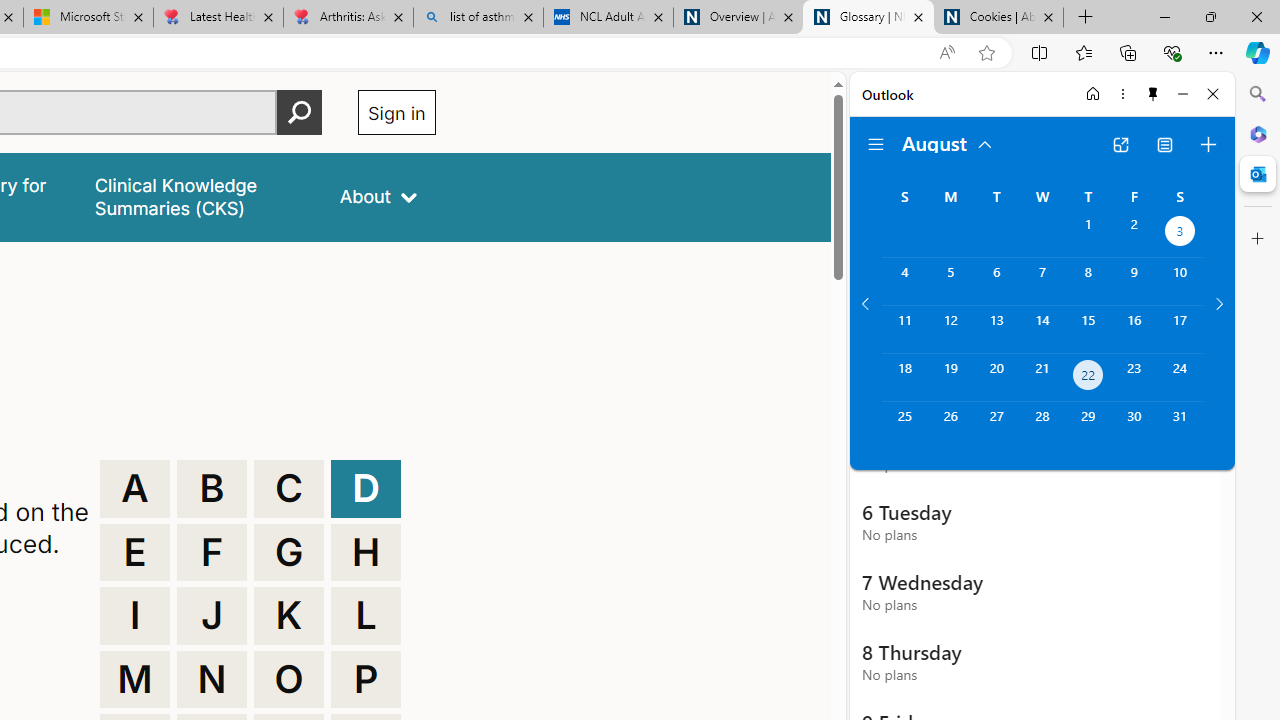 The image size is (1280, 720). I want to click on 'D', so click(366, 488).